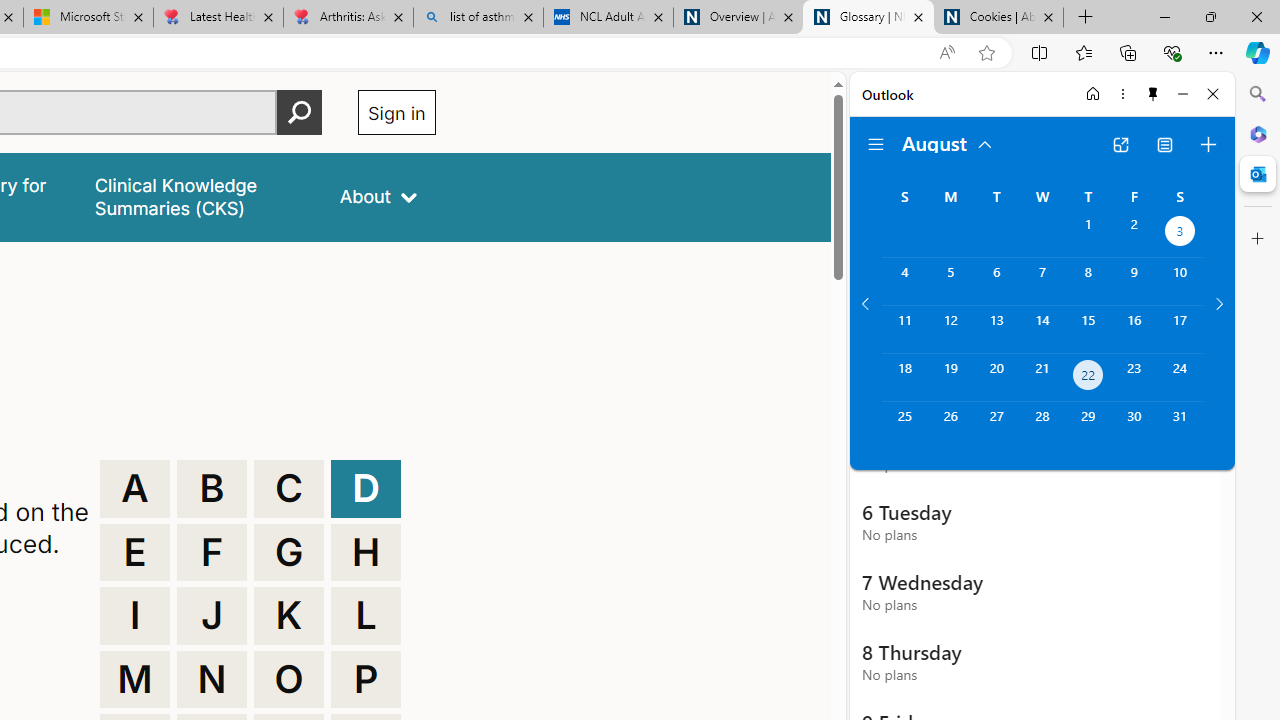 The image size is (1280, 720). I want to click on 'D', so click(366, 488).